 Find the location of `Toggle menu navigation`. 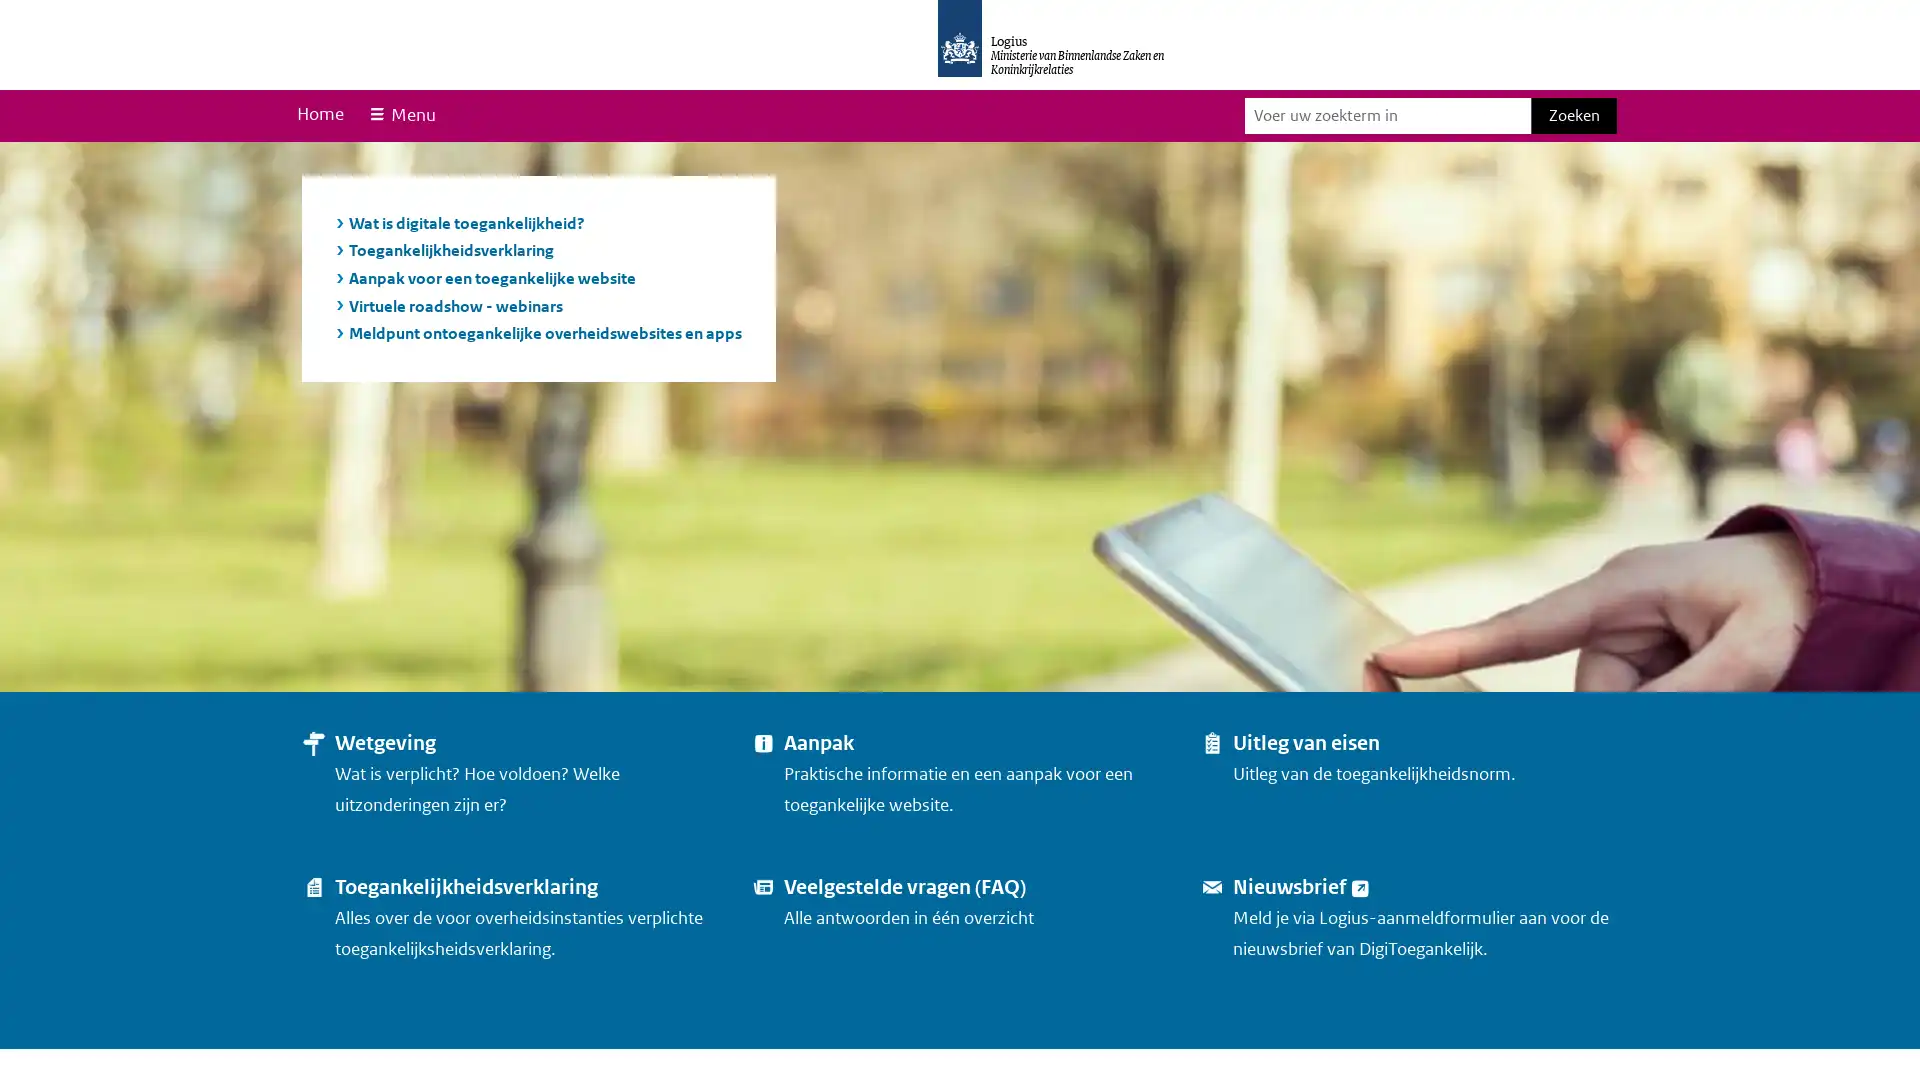

Toggle menu navigation is located at coordinates (400, 115).